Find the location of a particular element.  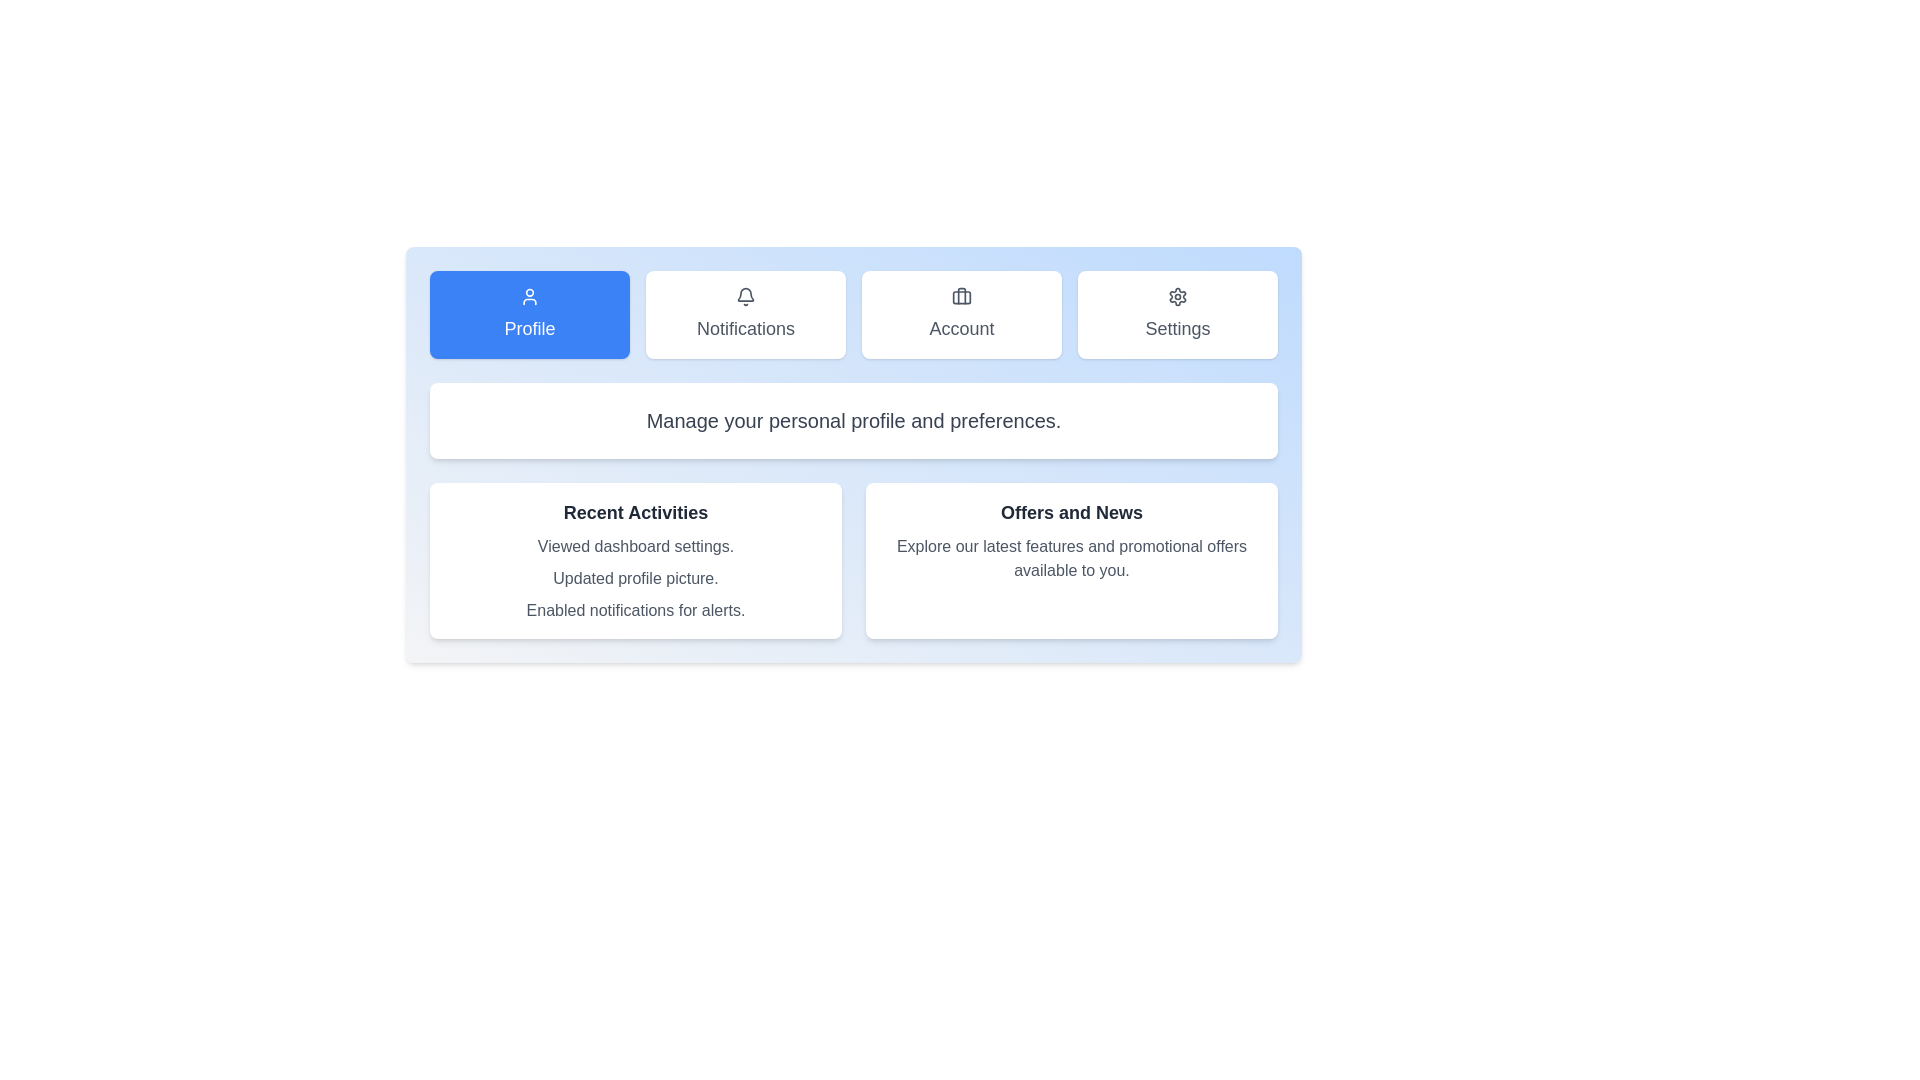

the text element displaying 'Recent Activities', which is styled in bold, dark-gray font, to trigger tooltips or popups is located at coordinates (634, 512).